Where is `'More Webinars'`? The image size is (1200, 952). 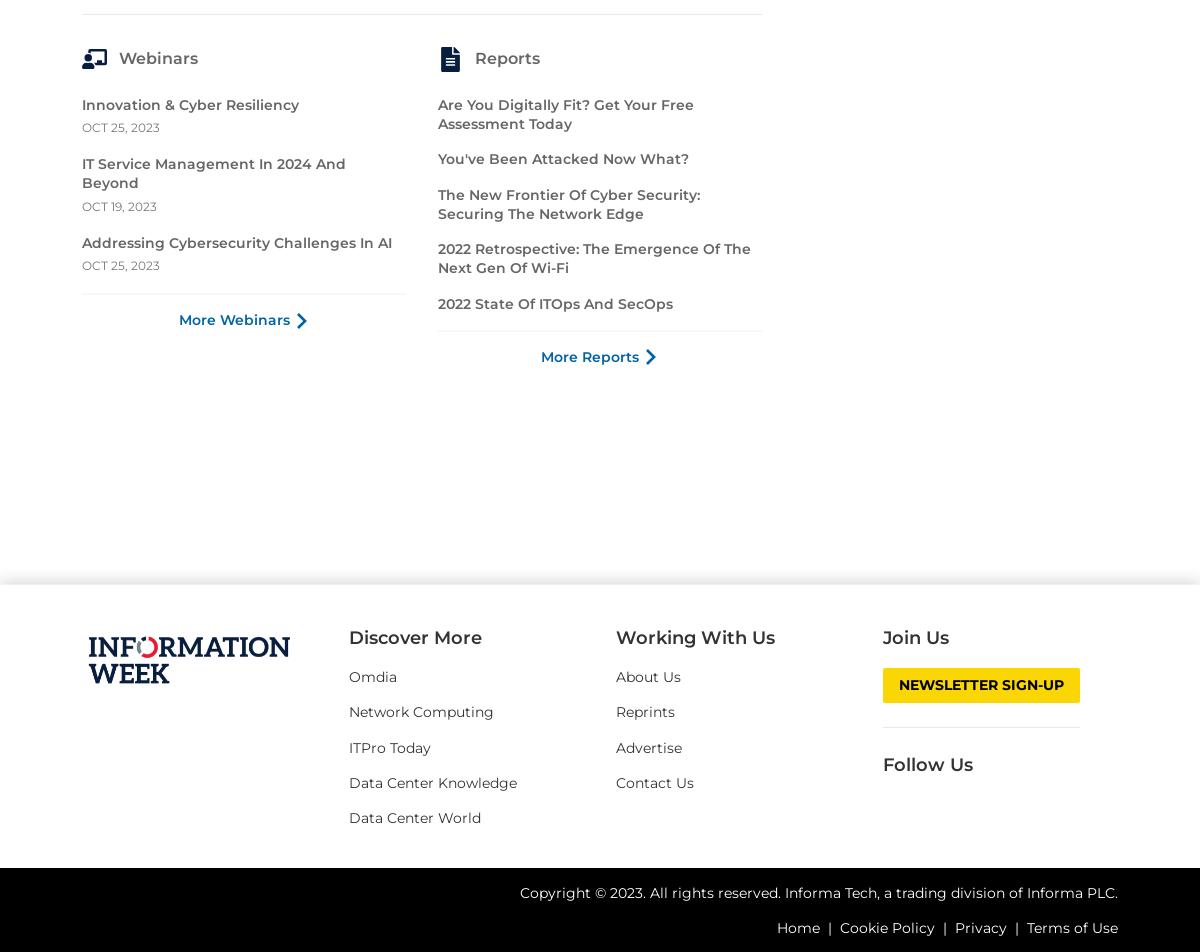
'More Webinars' is located at coordinates (176, 682).